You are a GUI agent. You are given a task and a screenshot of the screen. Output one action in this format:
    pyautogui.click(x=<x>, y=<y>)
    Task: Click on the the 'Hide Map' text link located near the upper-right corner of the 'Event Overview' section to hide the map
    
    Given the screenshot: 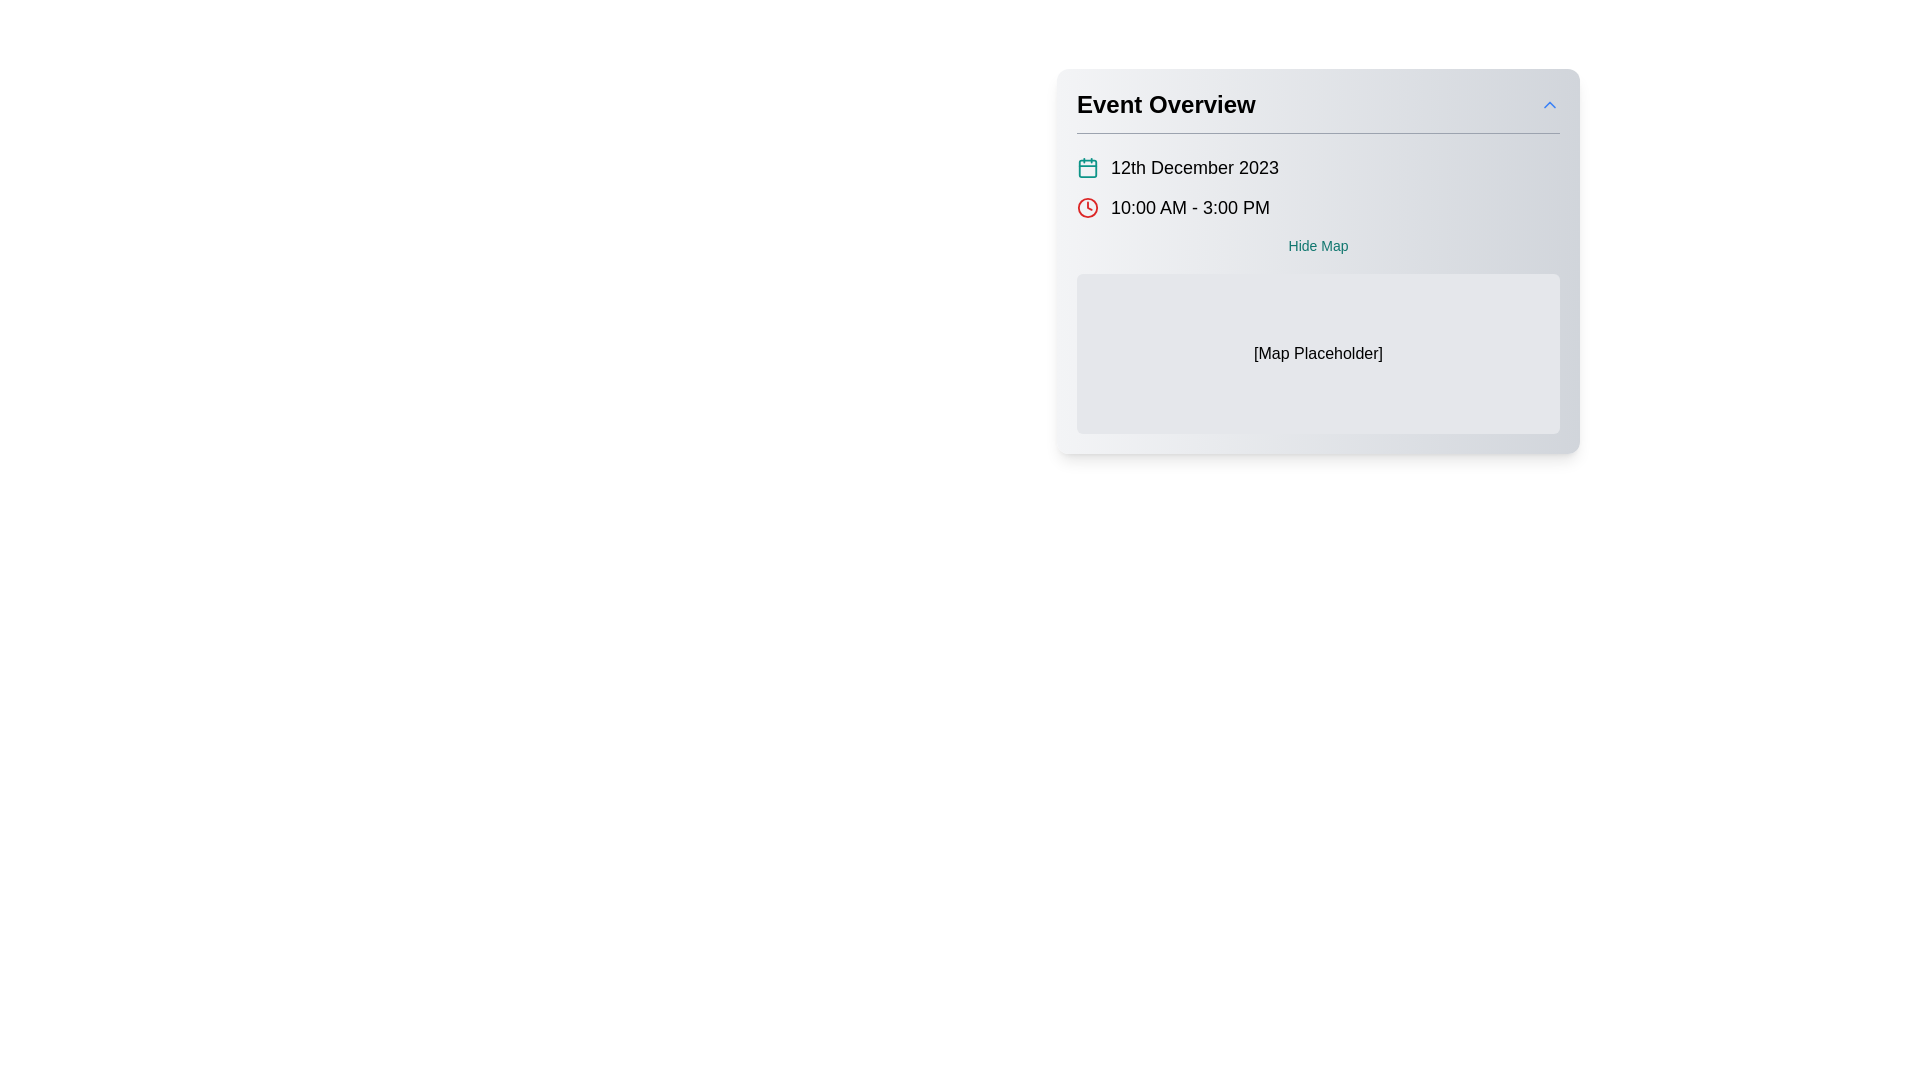 What is the action you would take?
    pyautogui.click(x=1318, y=245)
    